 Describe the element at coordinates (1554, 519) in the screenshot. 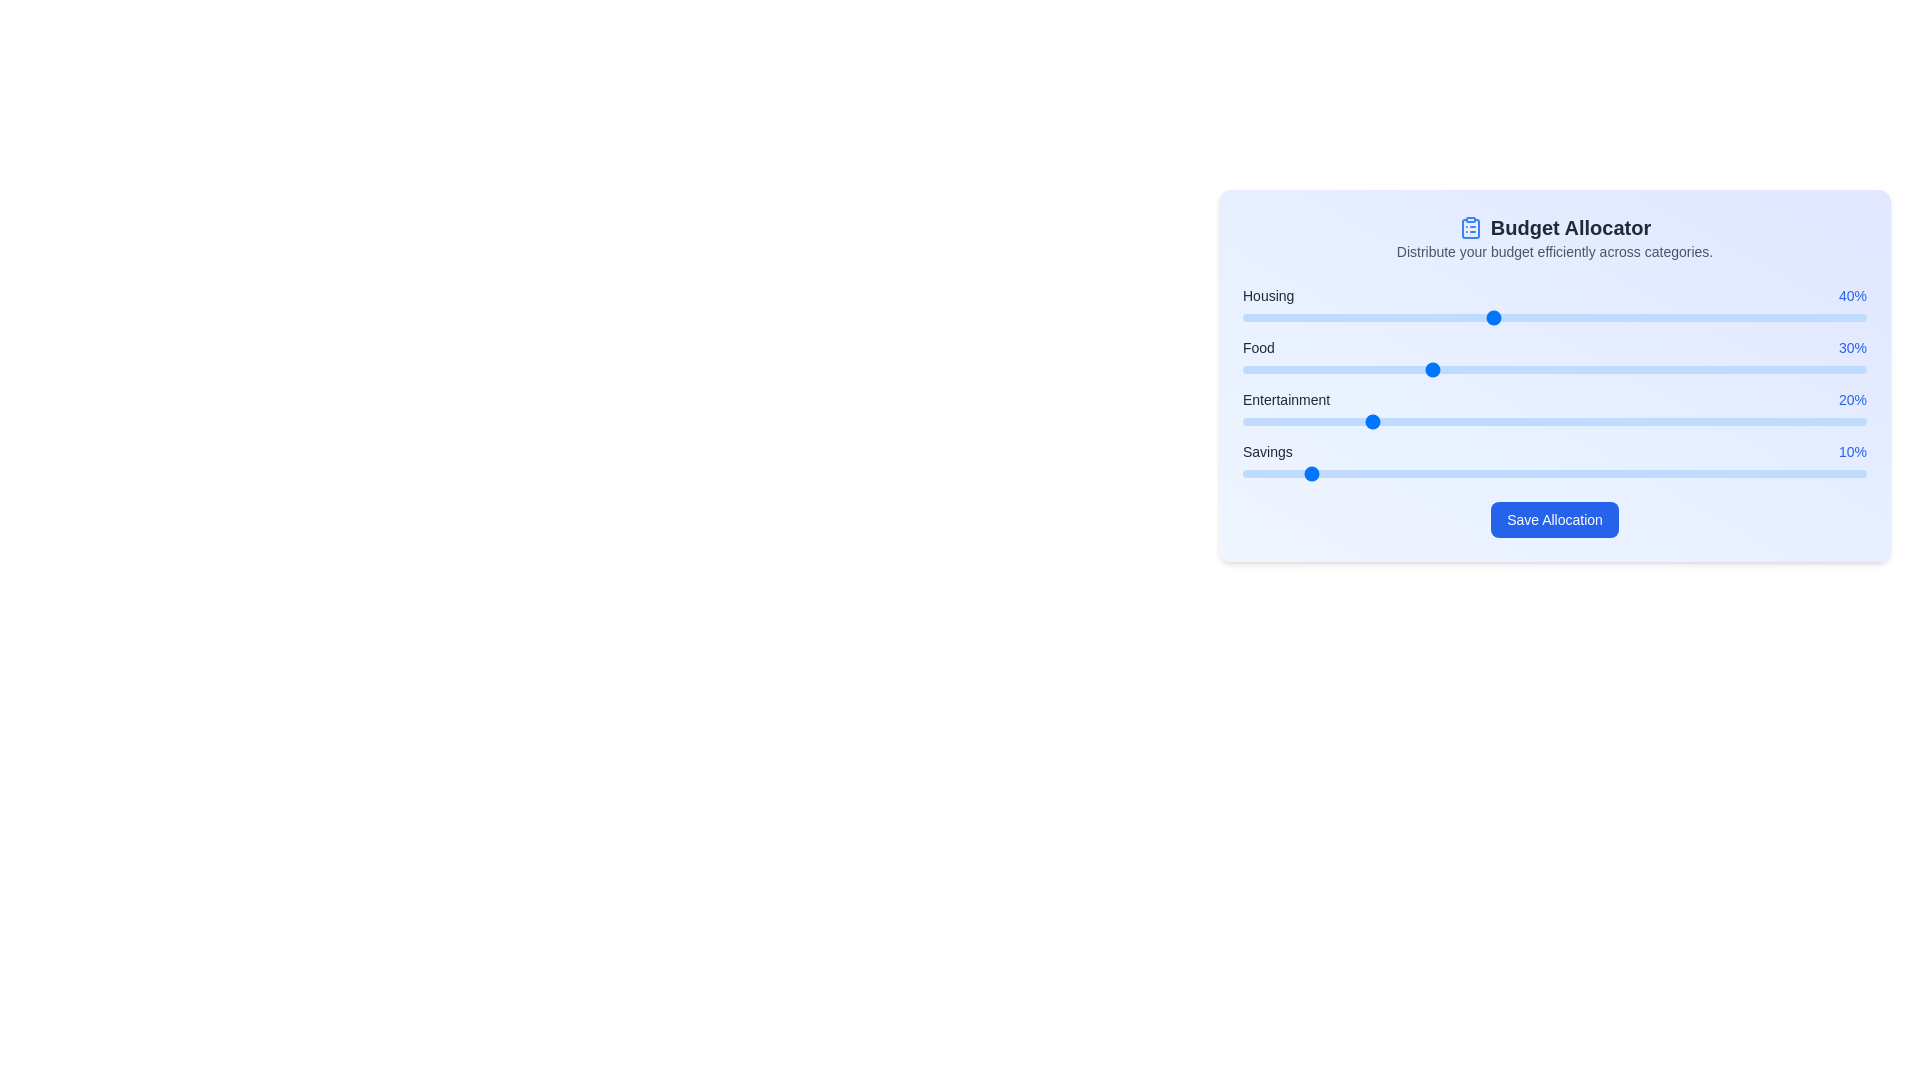

I see `the 'Save Allocation' button to save the changes` at that location.